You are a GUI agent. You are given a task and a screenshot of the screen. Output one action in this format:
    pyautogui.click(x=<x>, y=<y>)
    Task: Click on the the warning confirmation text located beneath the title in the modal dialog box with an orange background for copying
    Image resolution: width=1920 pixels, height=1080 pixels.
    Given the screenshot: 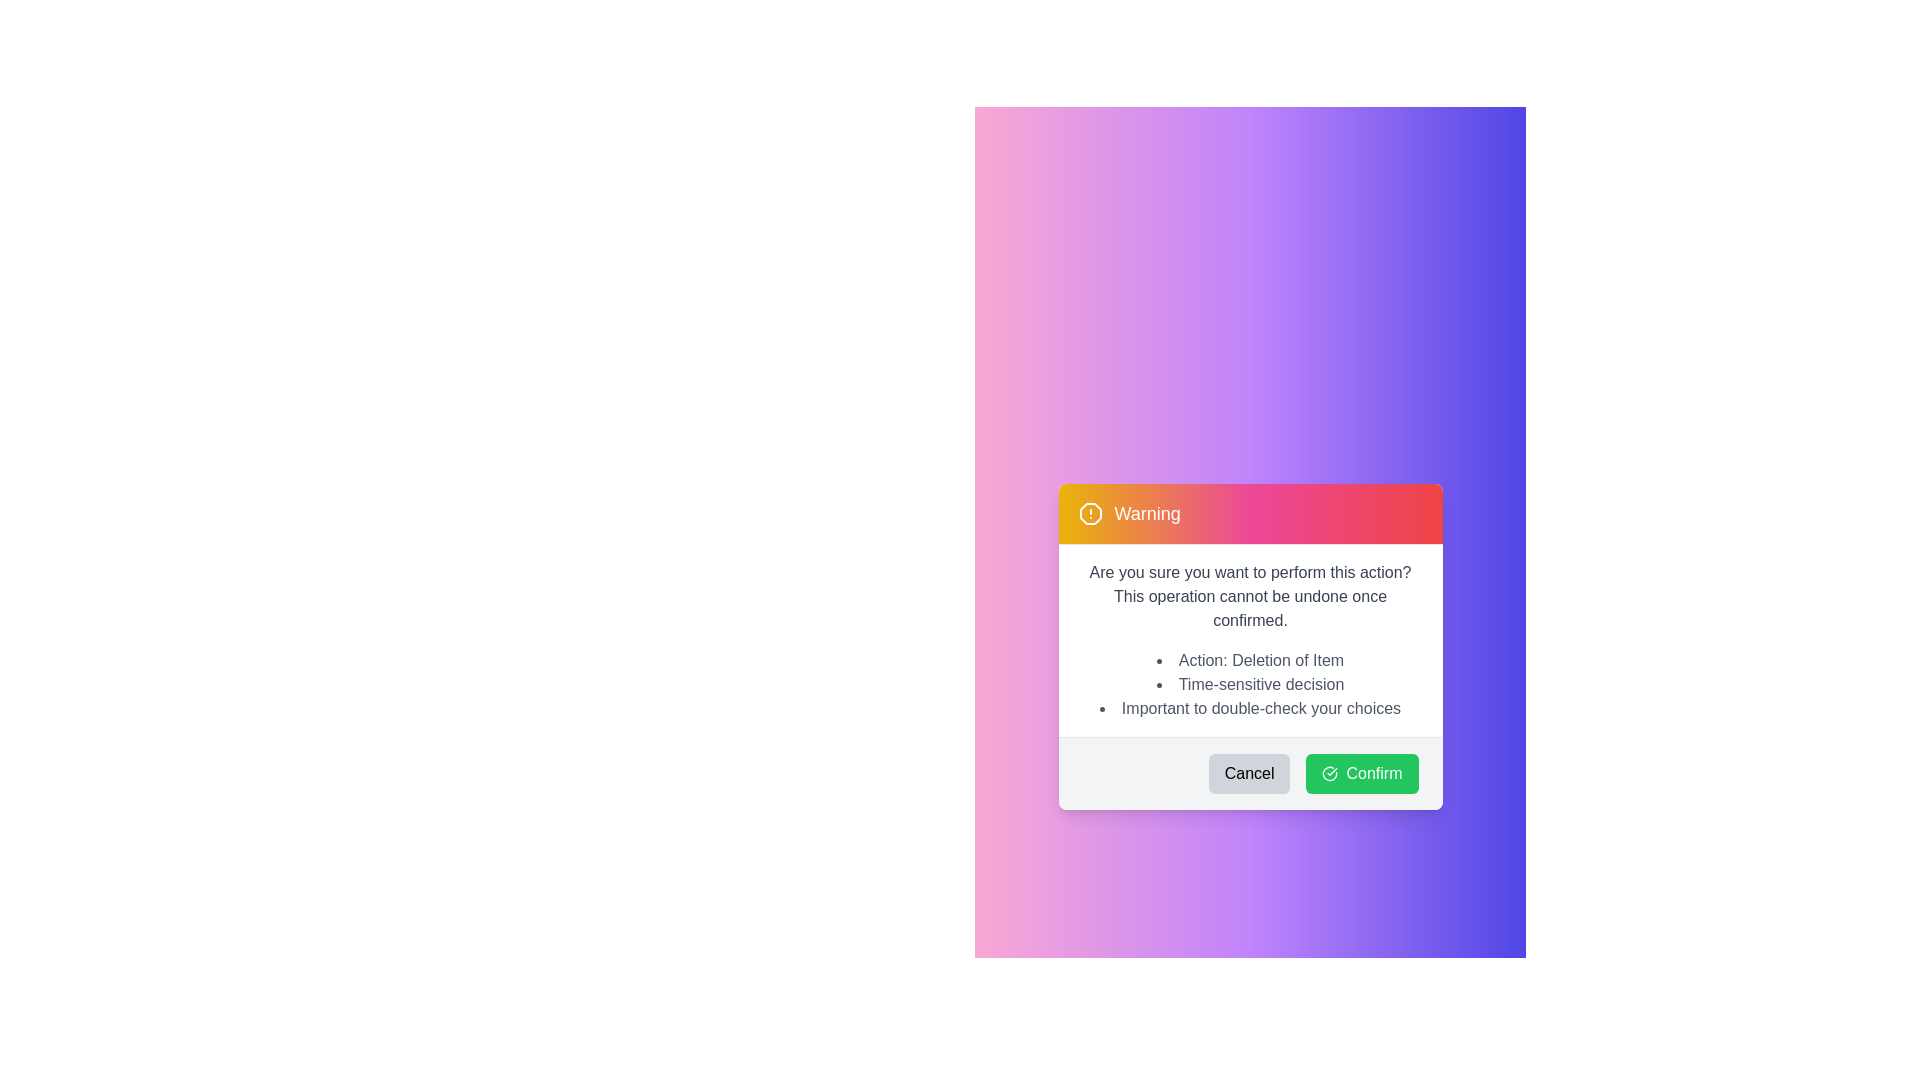 What is the action you would take?
    pyautogui.click(x=1249, y=596)
    